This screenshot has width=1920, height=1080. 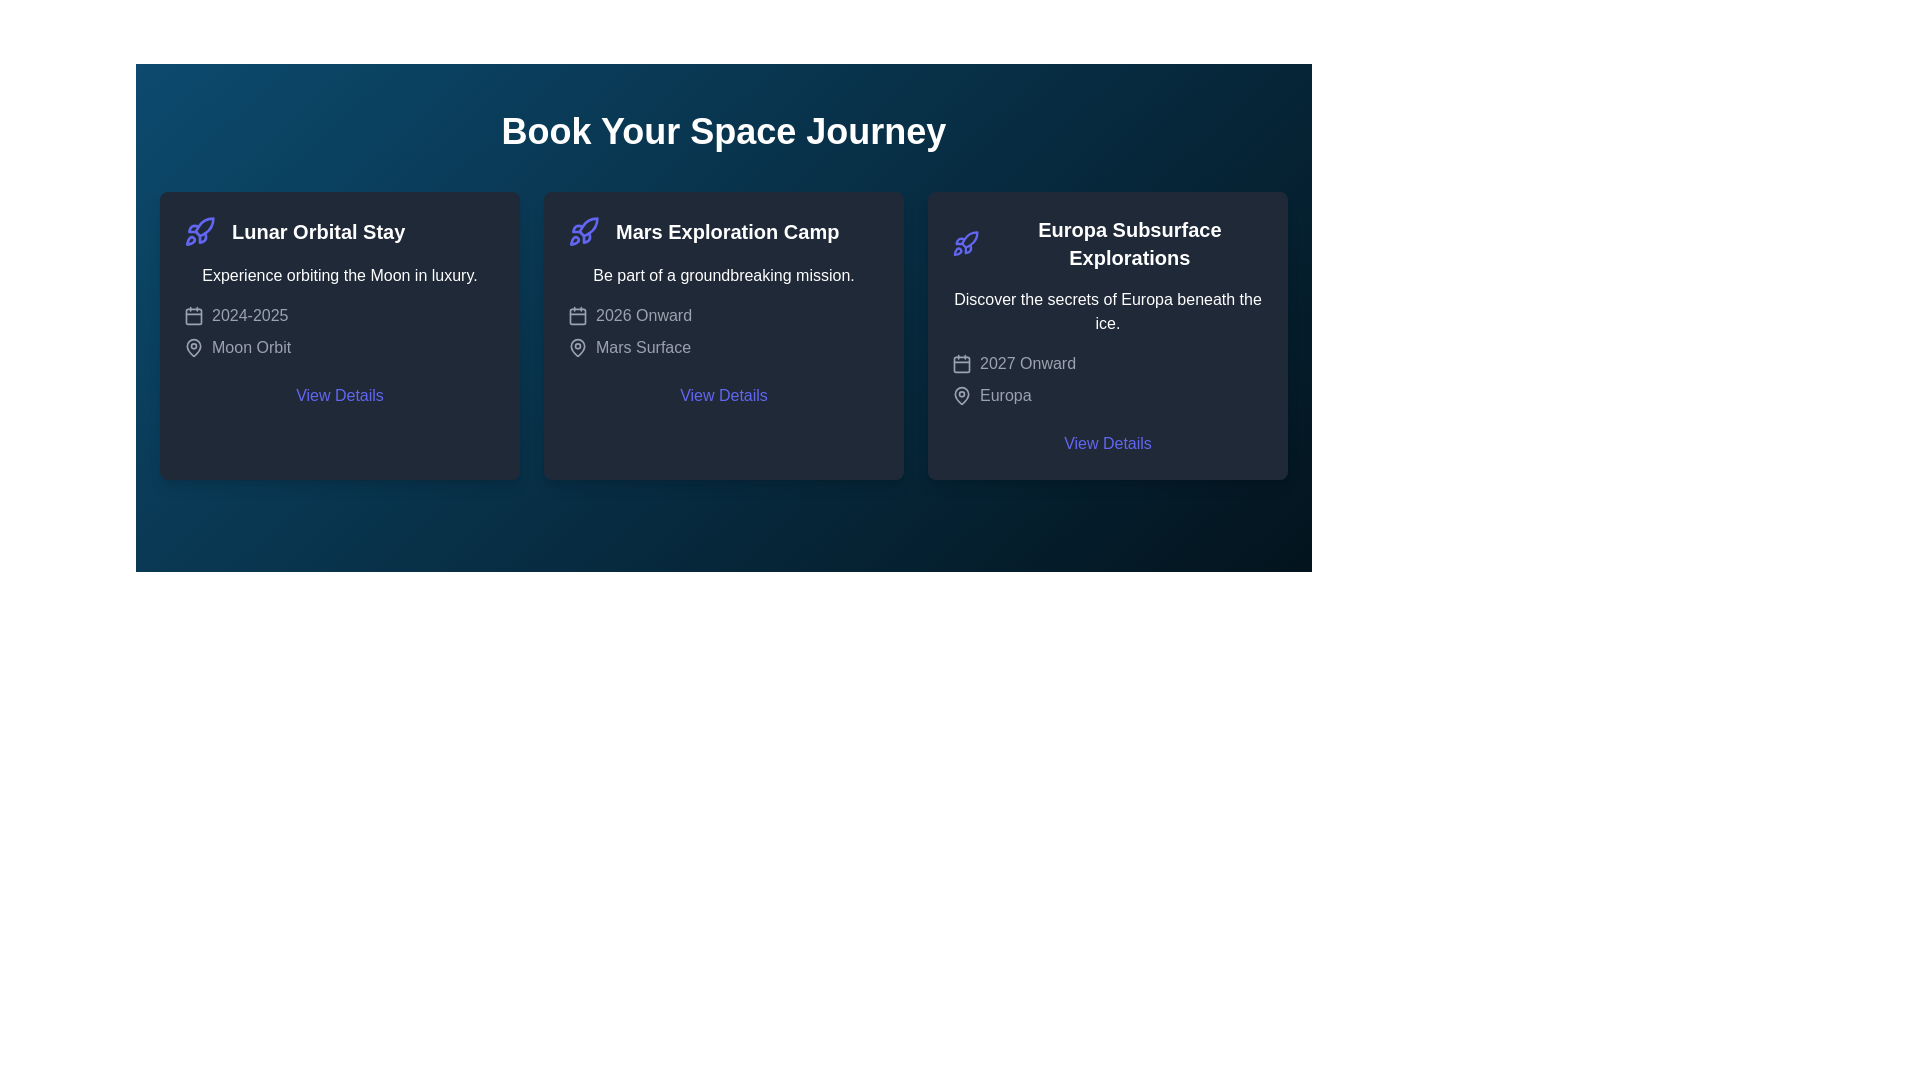 I want to click on the calendar icon located in the card labeled 'Europa Subsurface Explorations', which is positioned immediately to the left of the text '2027 Onward' to visually associate with date-related information, so click(x=961, y=363).